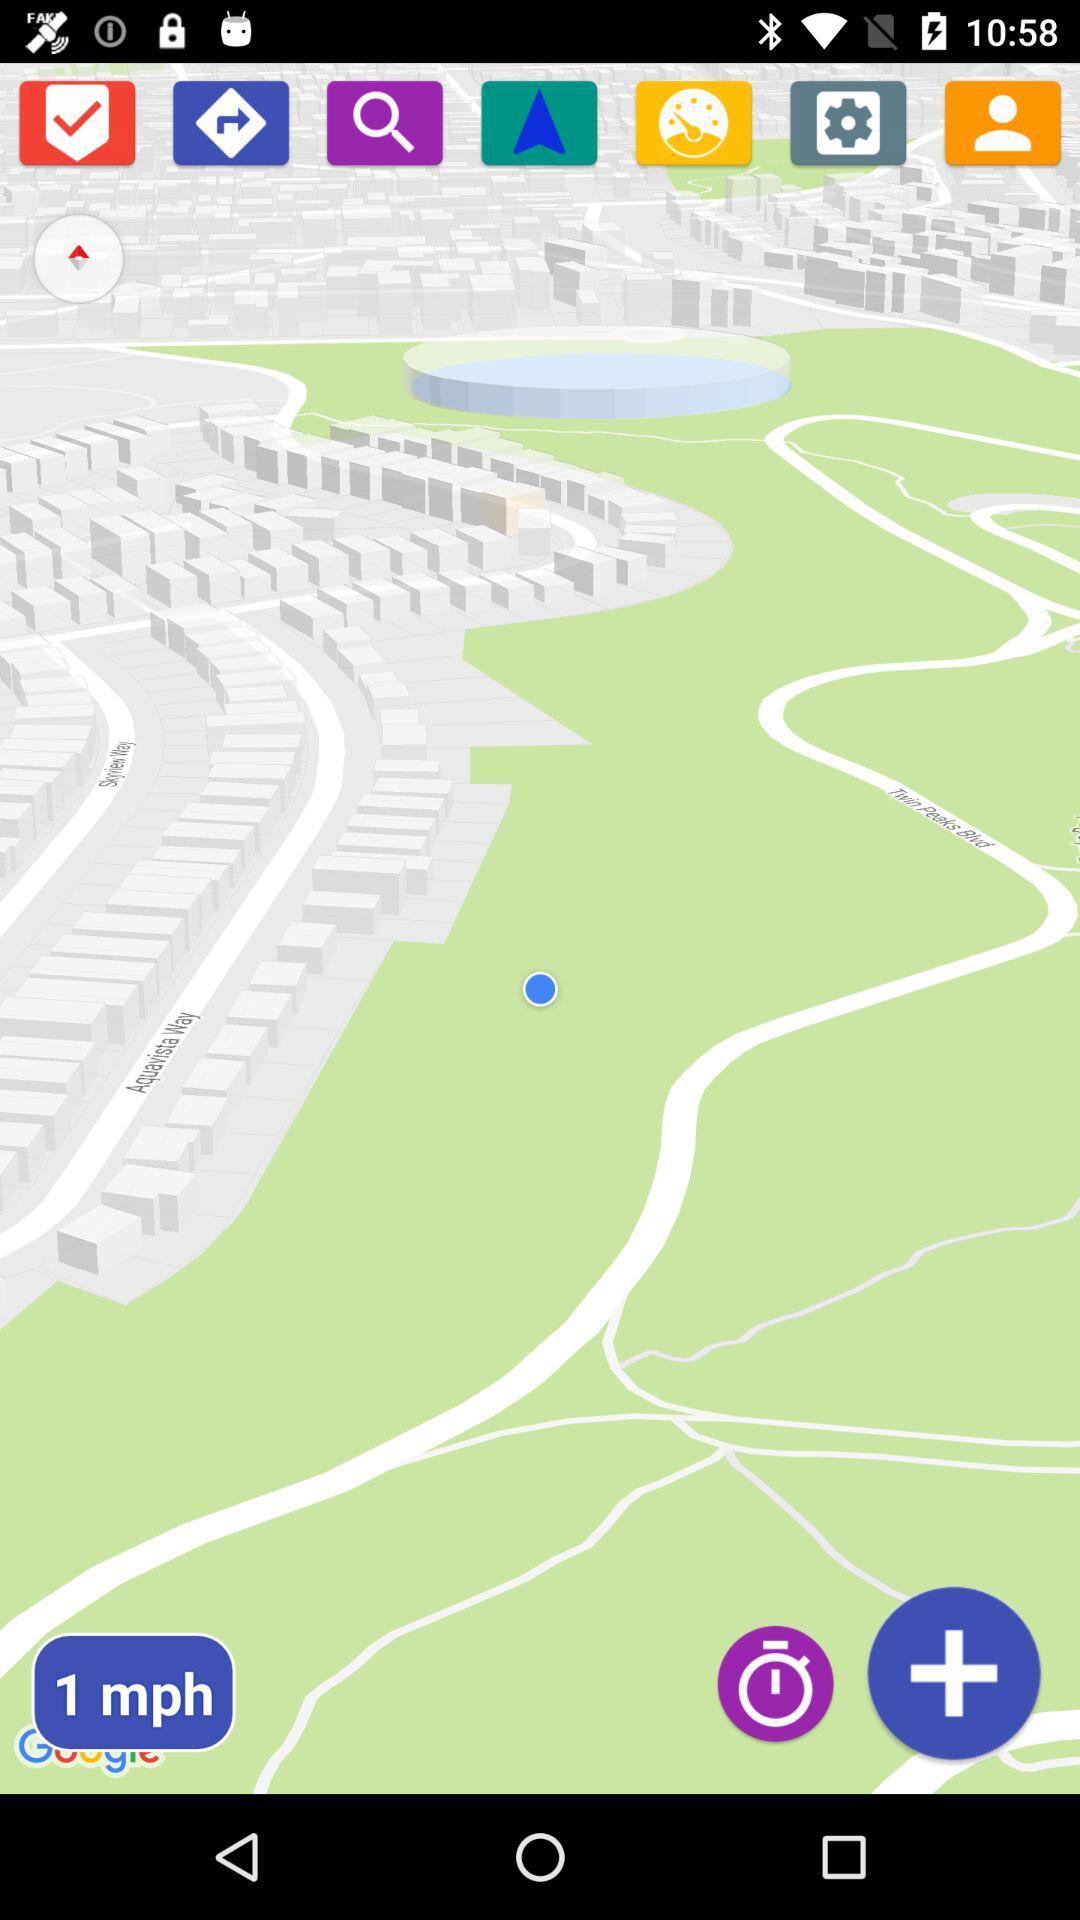 The width and height of the screenshot is (1080, 1920). Describe the element at coordinates (229, 121) in the screenshot. I see `this is a playground` at that location.